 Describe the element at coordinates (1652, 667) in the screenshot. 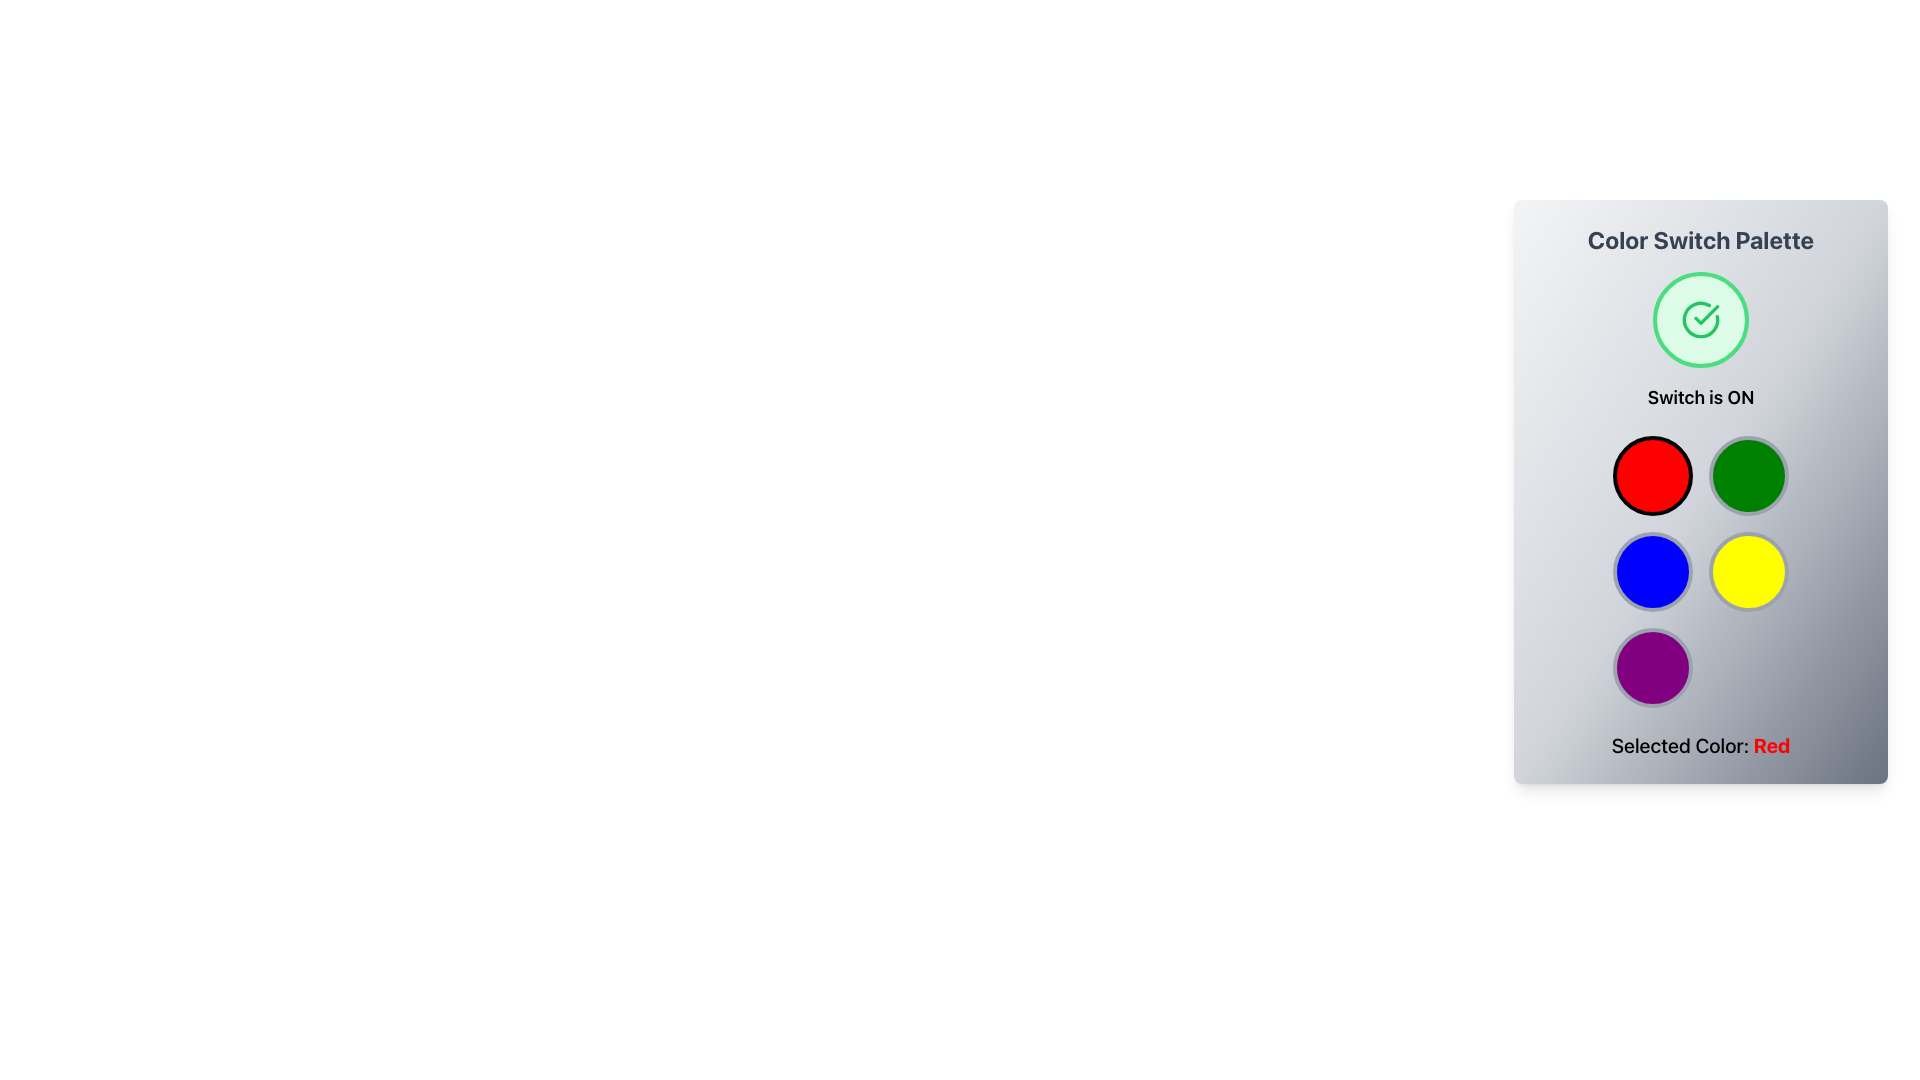

I see `the purple color selection button located in the bottom-left corner of the 2x3 grid layout` at that location.